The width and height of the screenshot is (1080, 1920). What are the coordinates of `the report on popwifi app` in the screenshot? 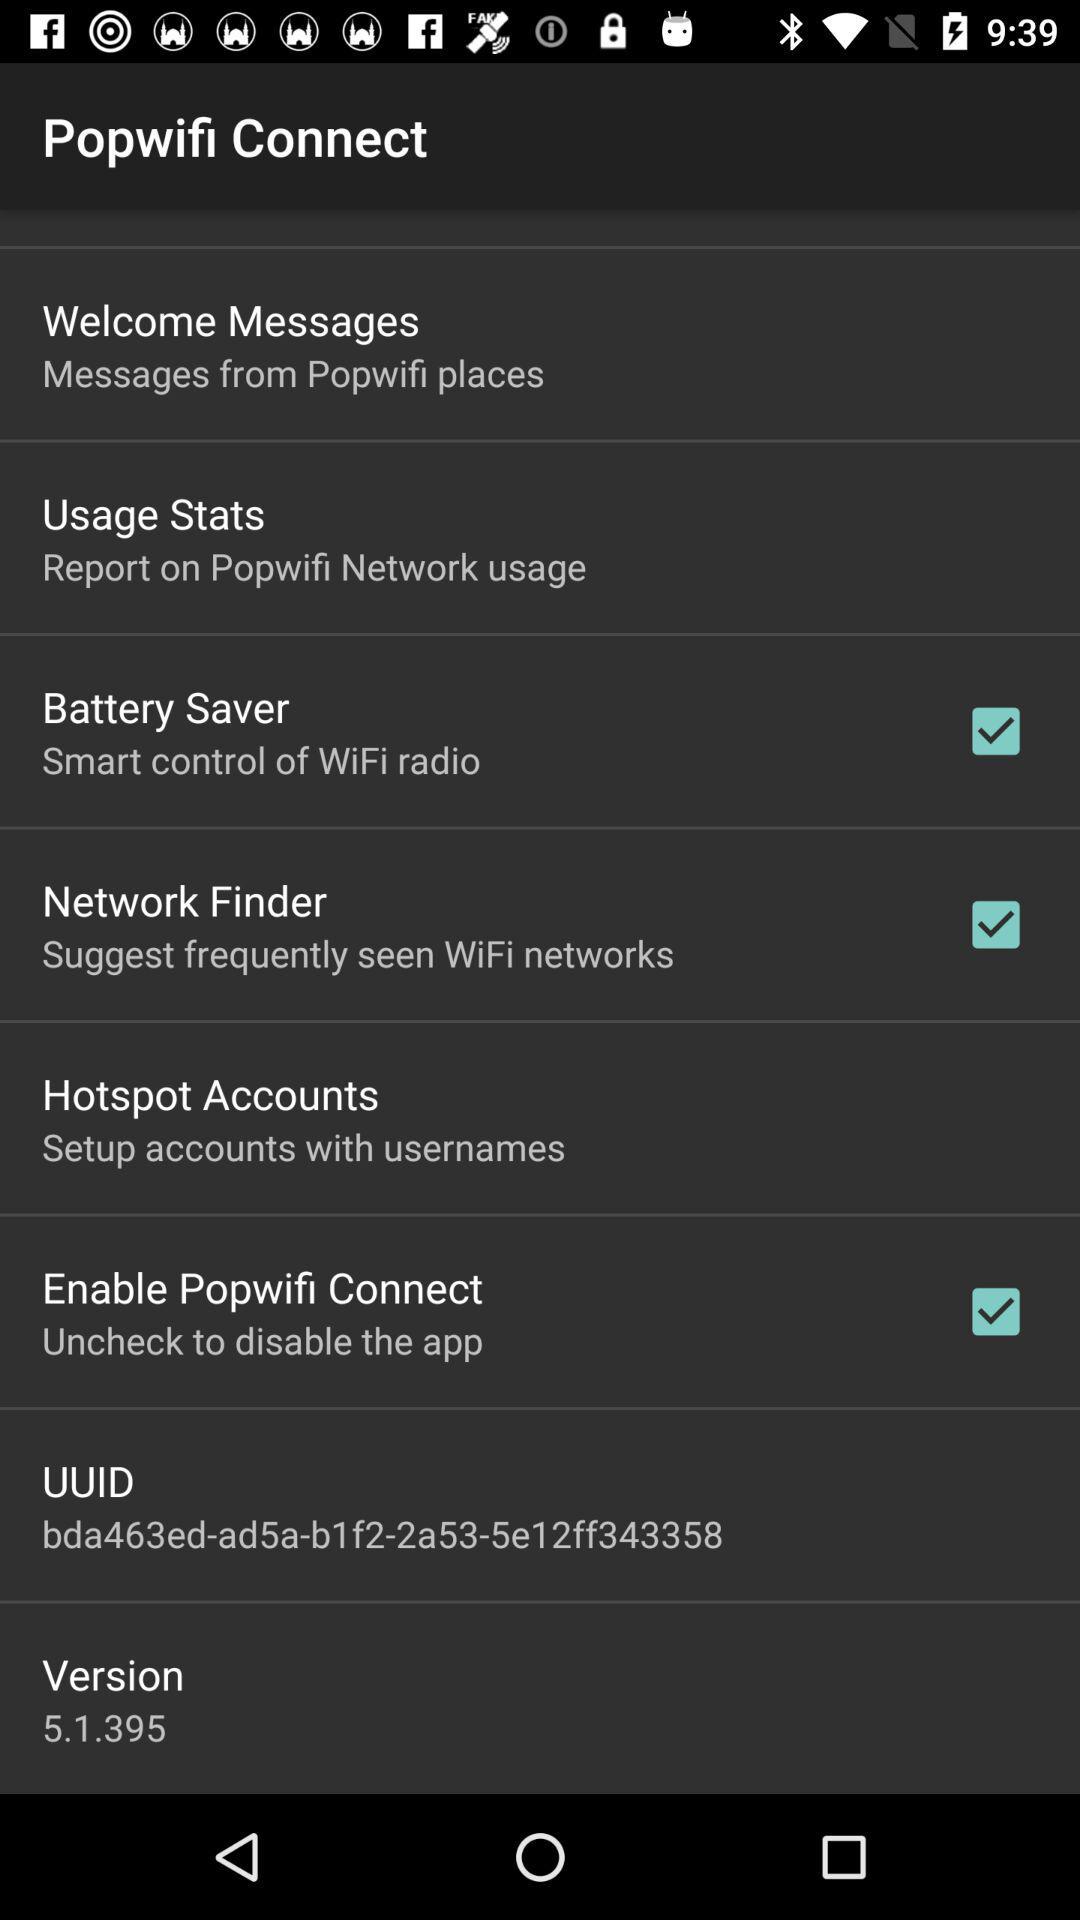 It's located at (314, 565).